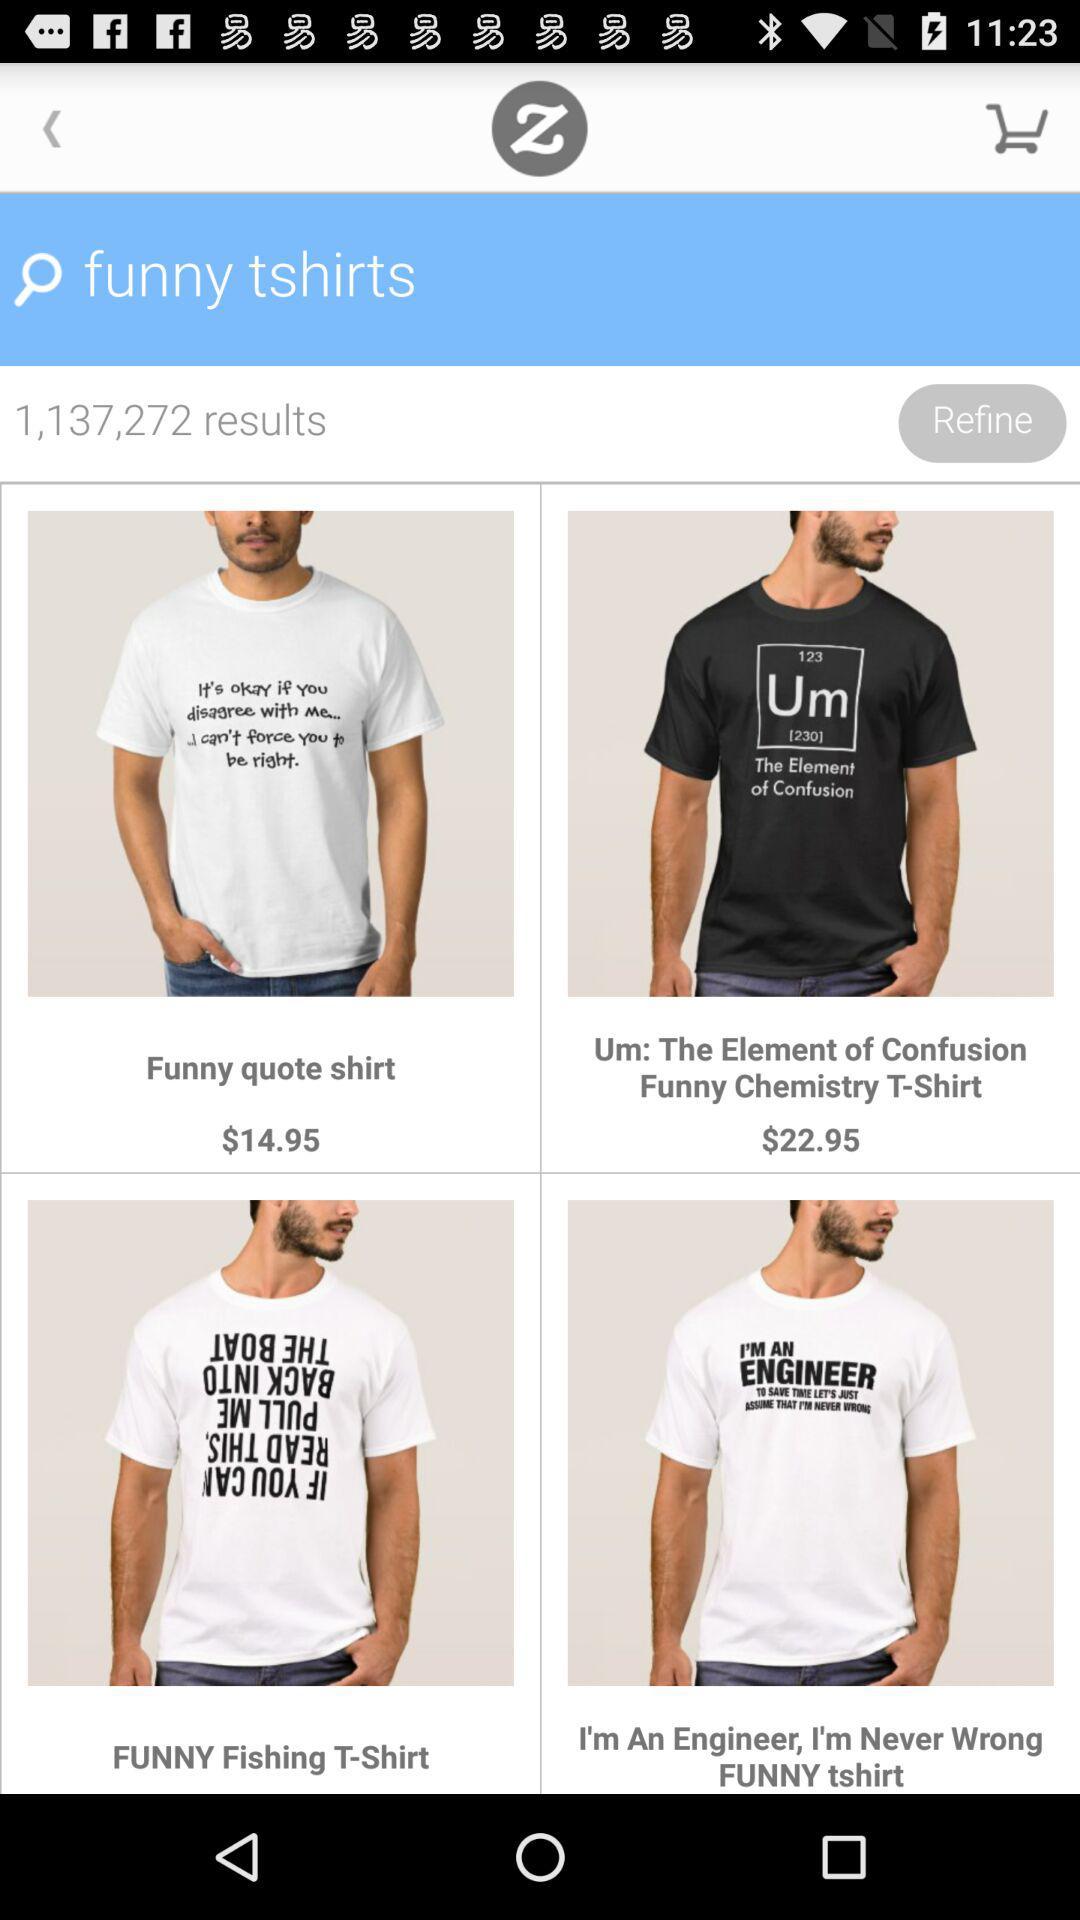 The width and height of the screenshot is (1080, 1920). Describe the element at coordinates (981, 422) in the screenshot. I see `icon below funny tshirts item` at that location.